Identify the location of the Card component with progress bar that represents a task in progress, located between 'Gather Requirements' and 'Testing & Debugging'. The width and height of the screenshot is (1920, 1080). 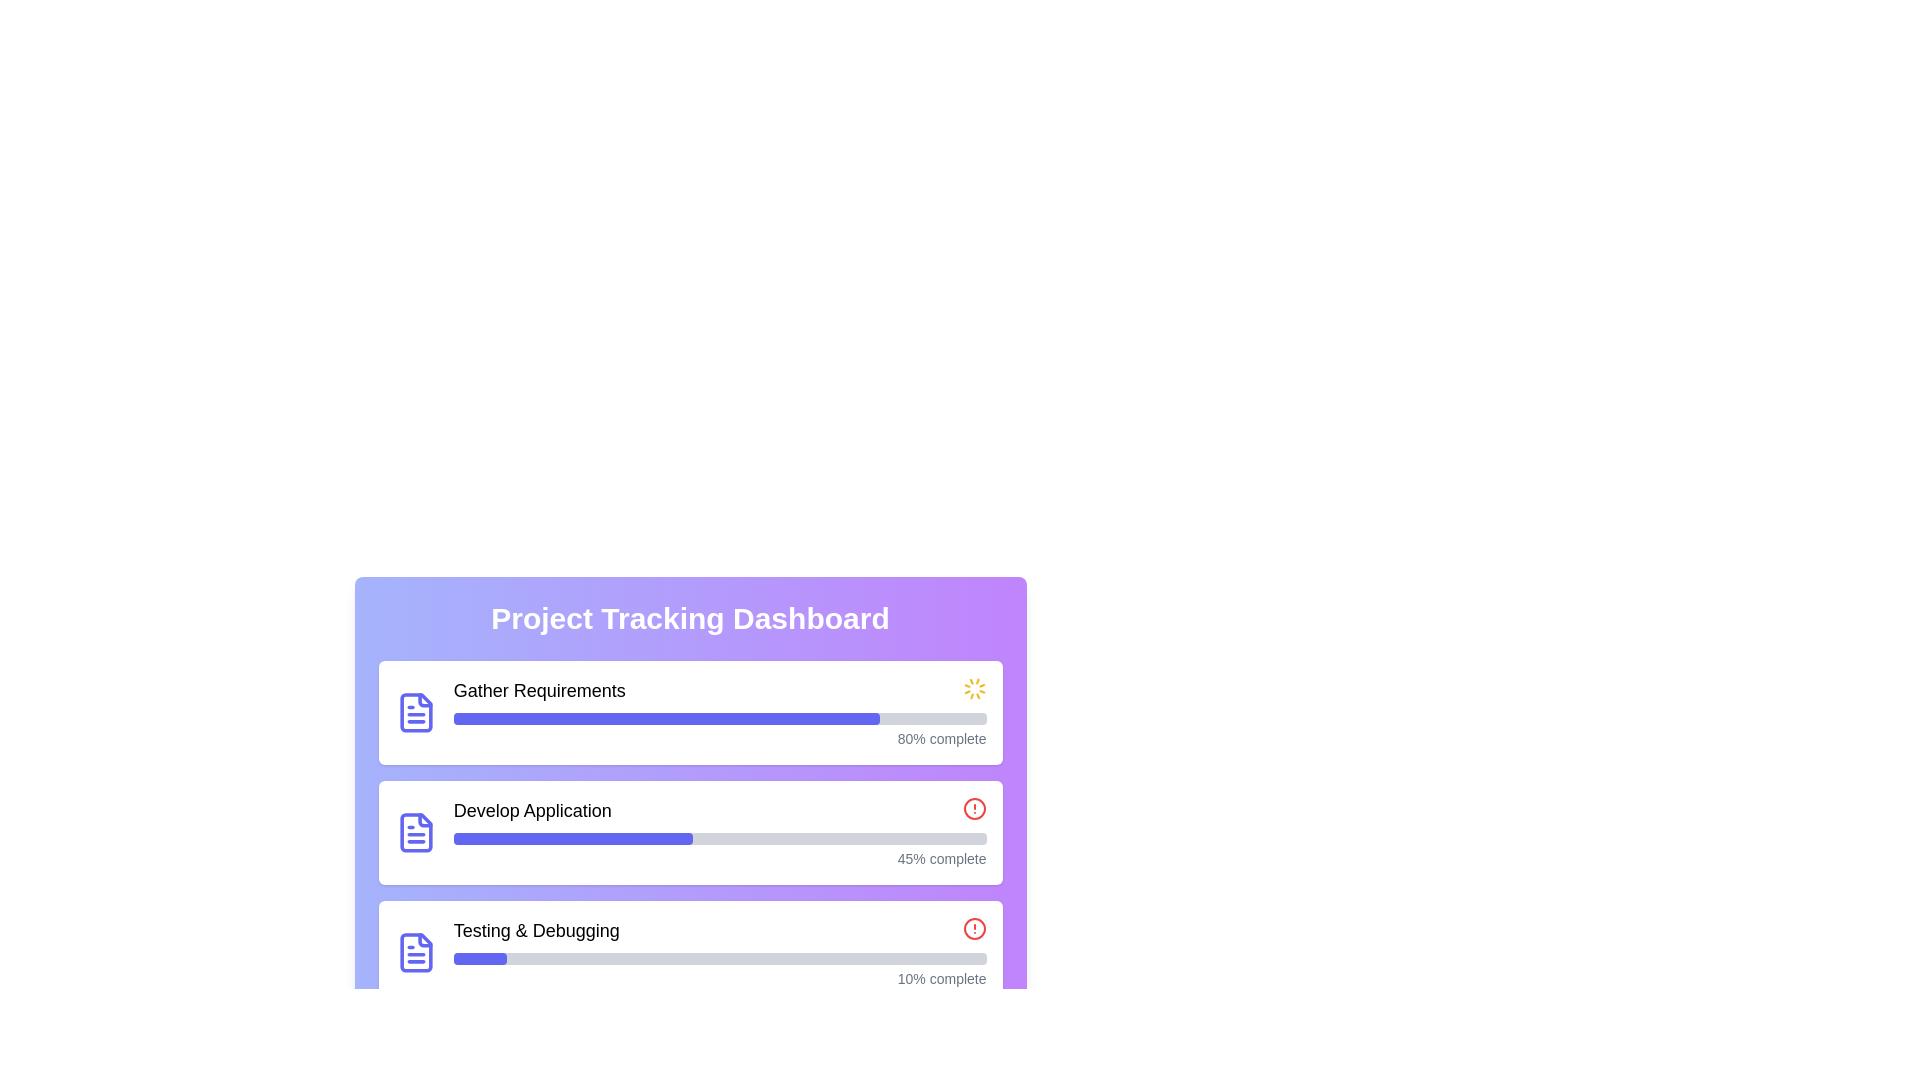
(690, 833).